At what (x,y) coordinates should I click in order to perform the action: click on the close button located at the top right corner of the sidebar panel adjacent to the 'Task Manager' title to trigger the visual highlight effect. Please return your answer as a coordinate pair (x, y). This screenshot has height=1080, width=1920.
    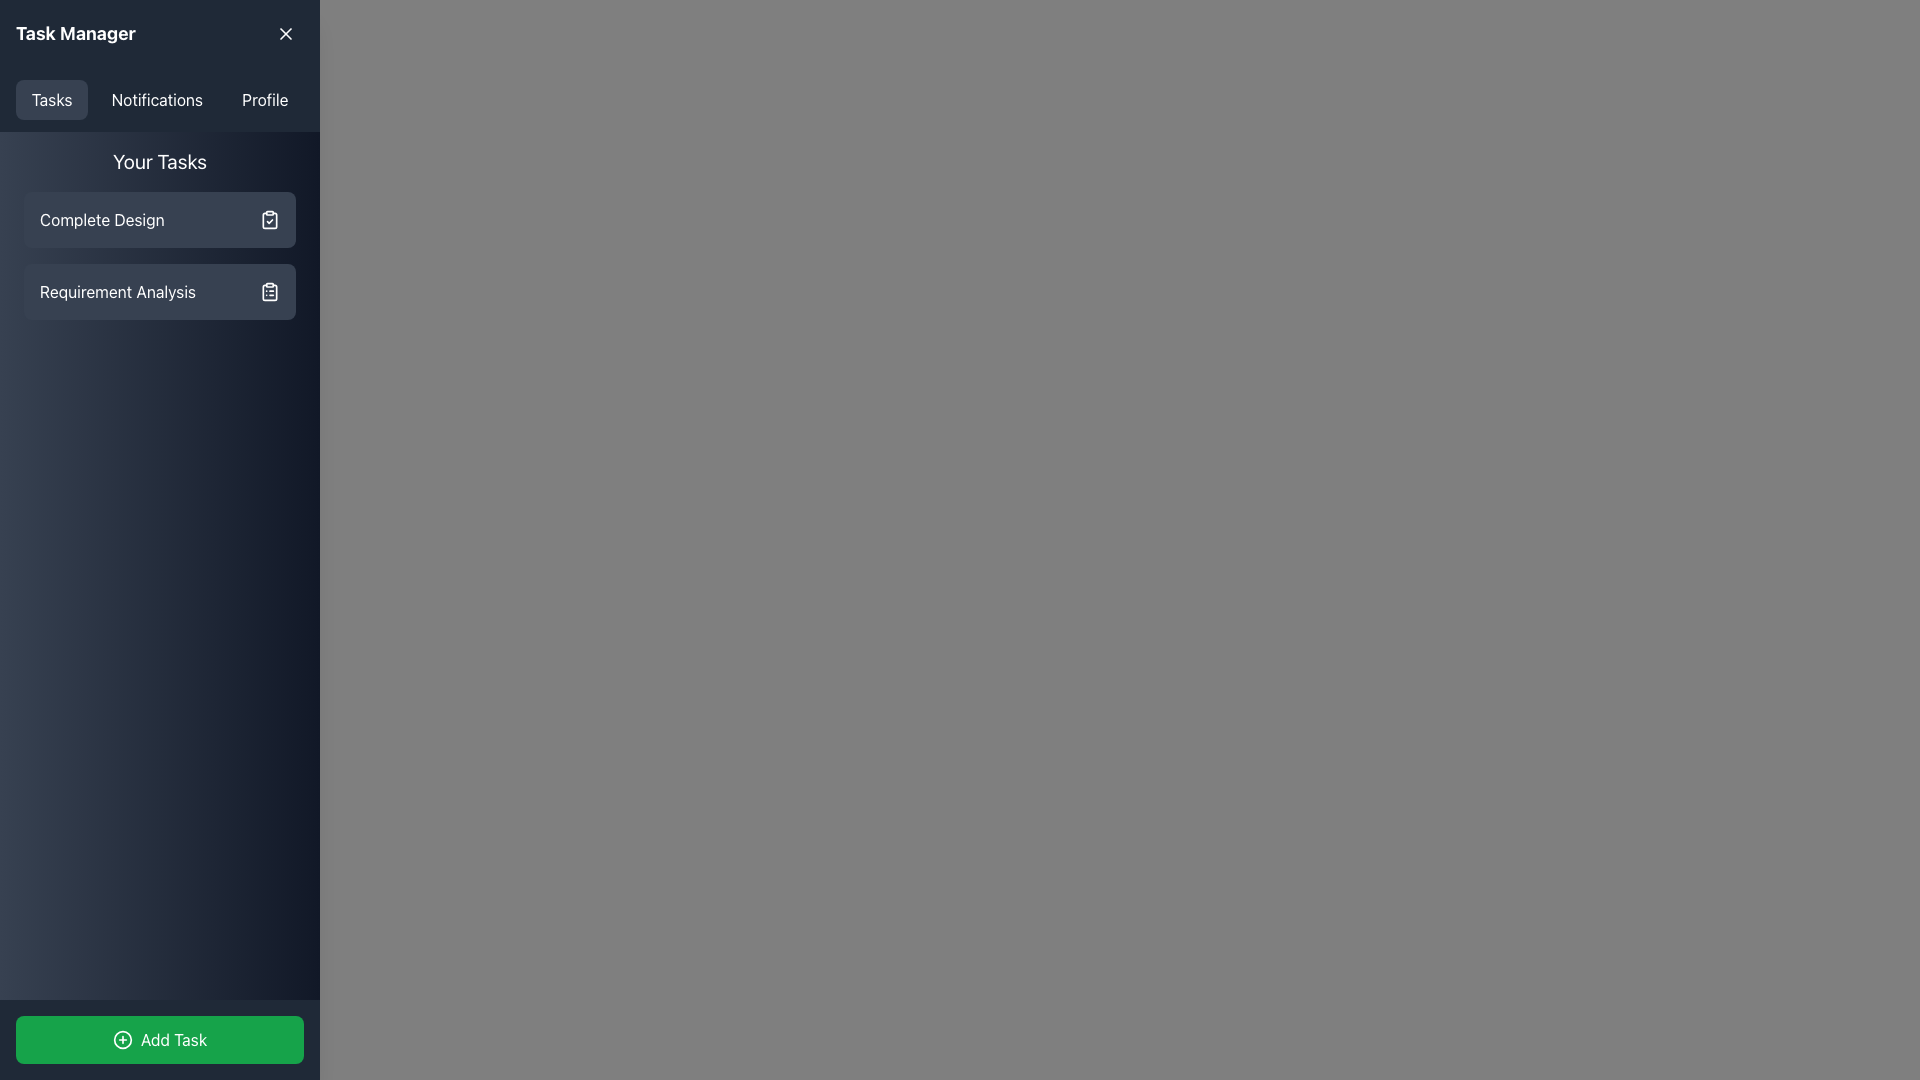
    Looking at the image, I should click on (285, 34).